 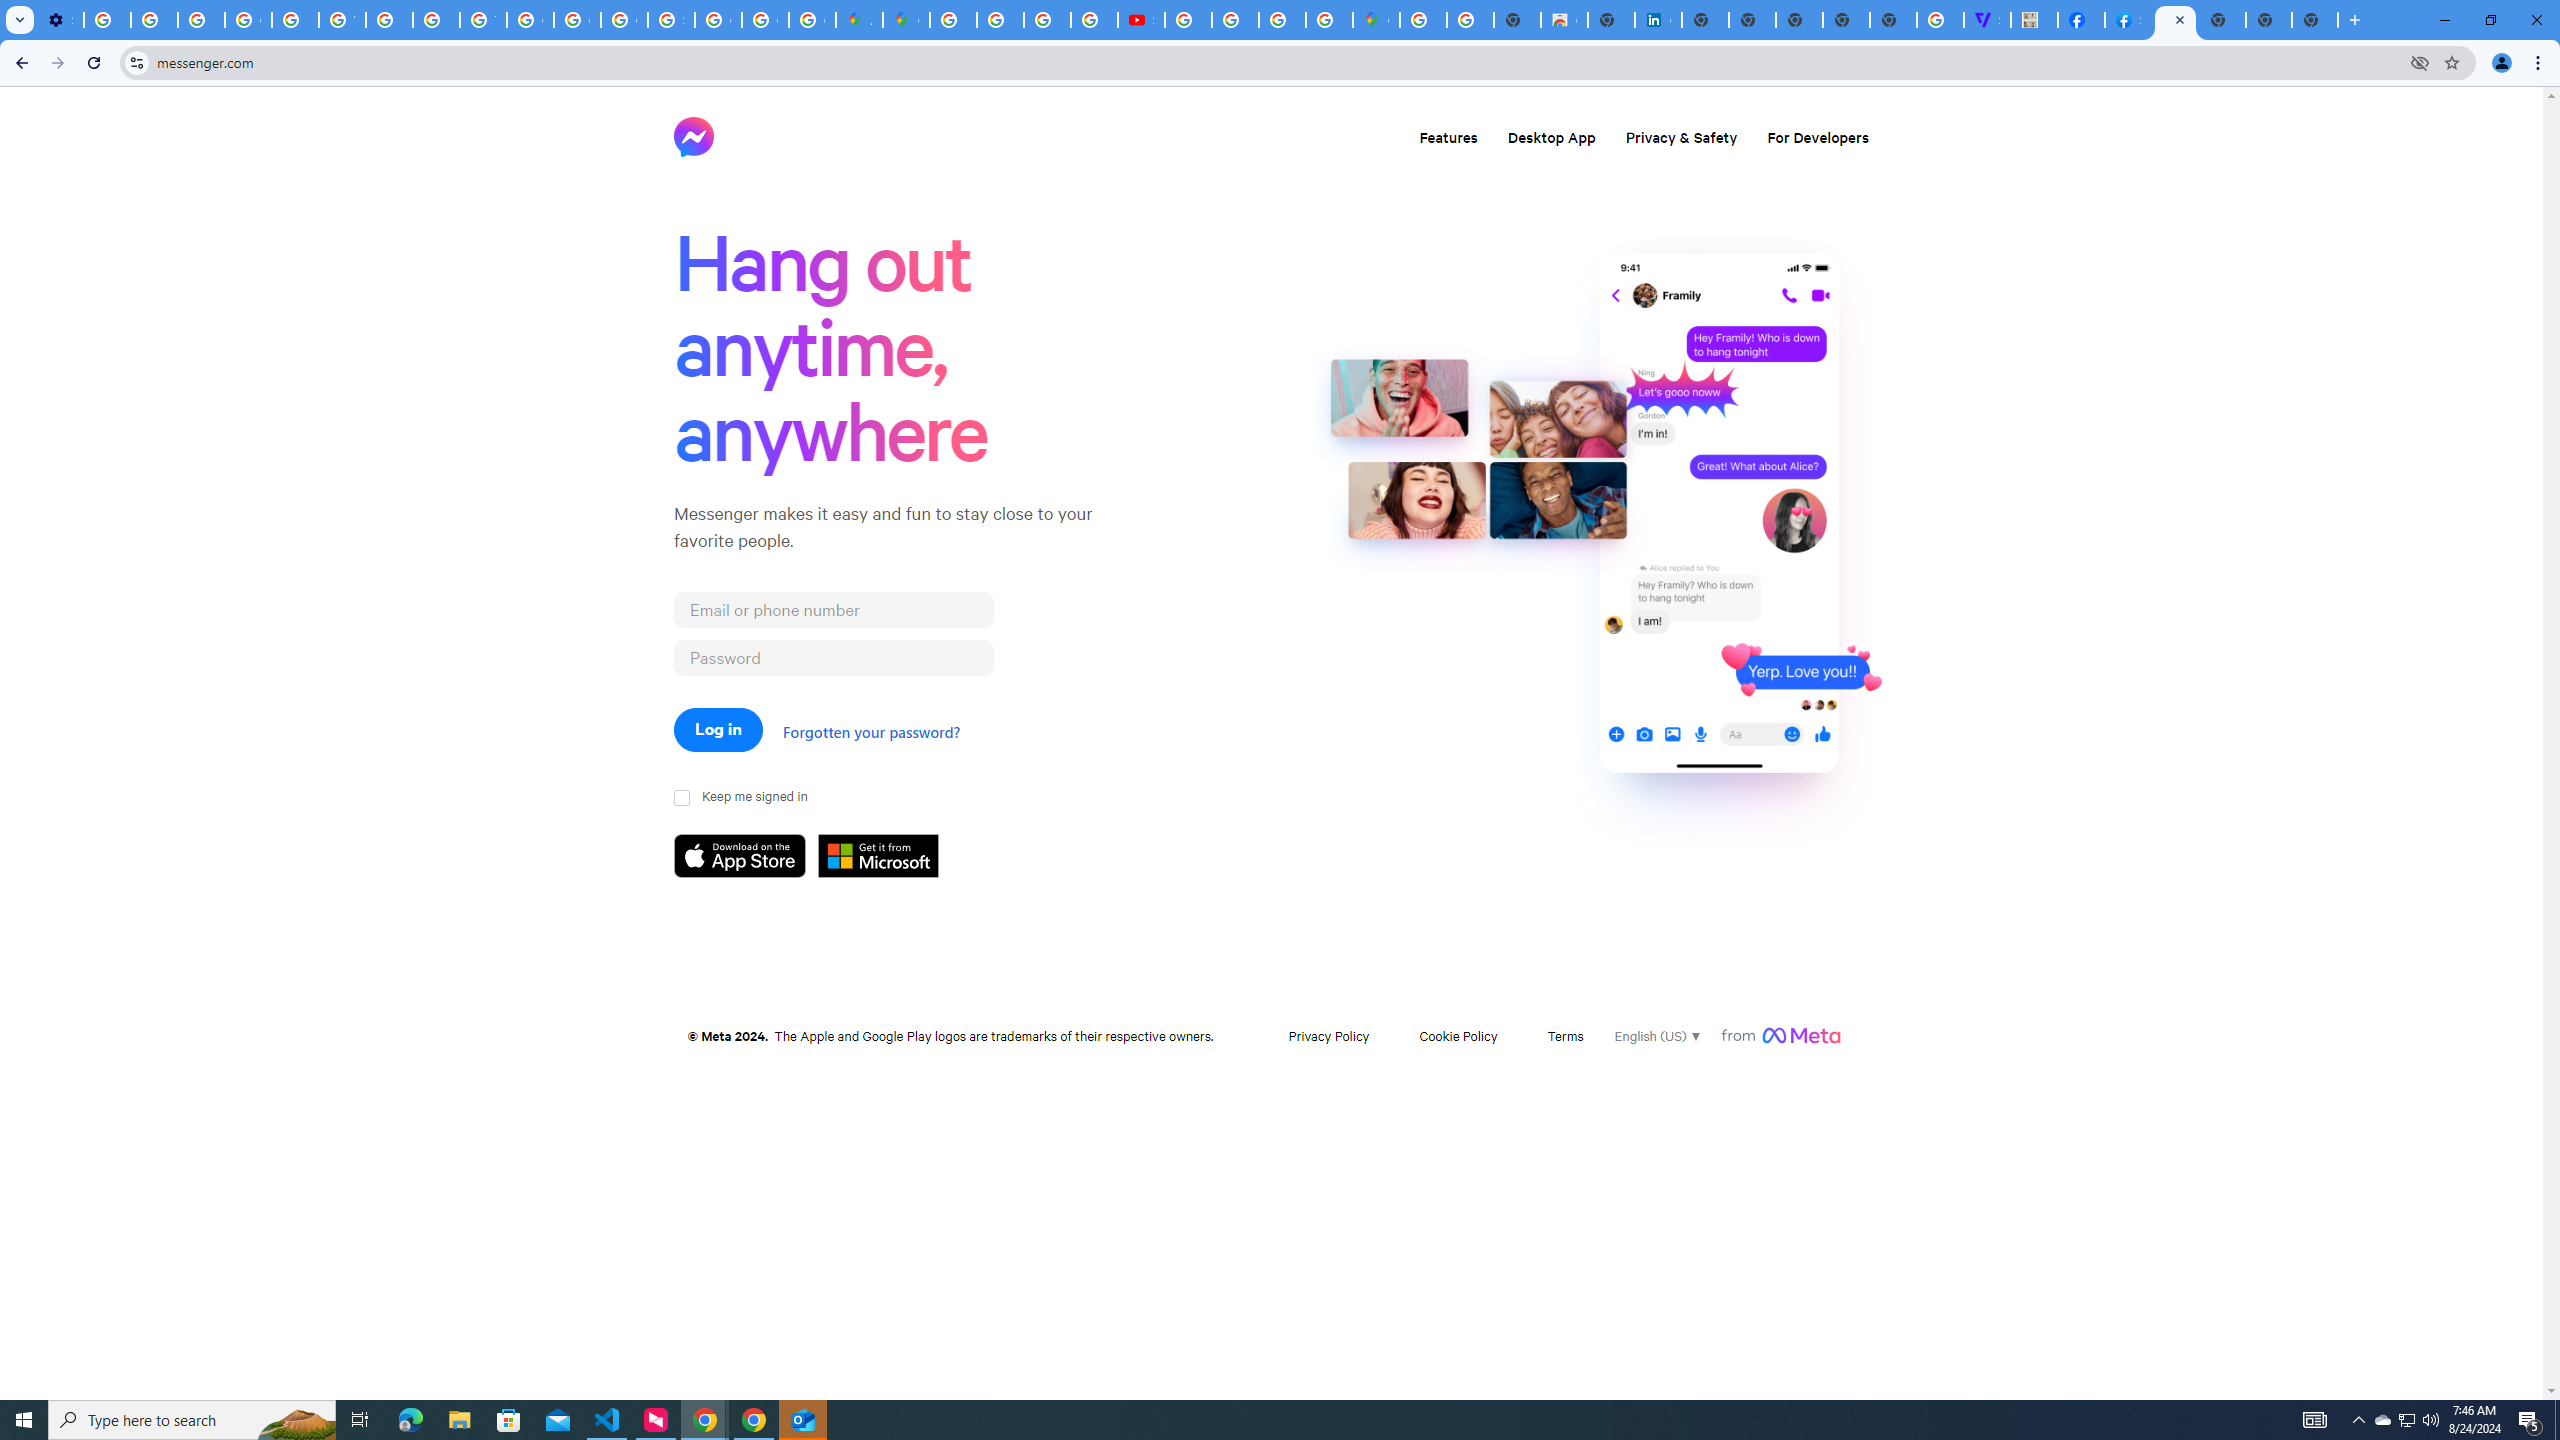 I want to click on 'Sign Up for Facebook', so click(x=2127, y=19).